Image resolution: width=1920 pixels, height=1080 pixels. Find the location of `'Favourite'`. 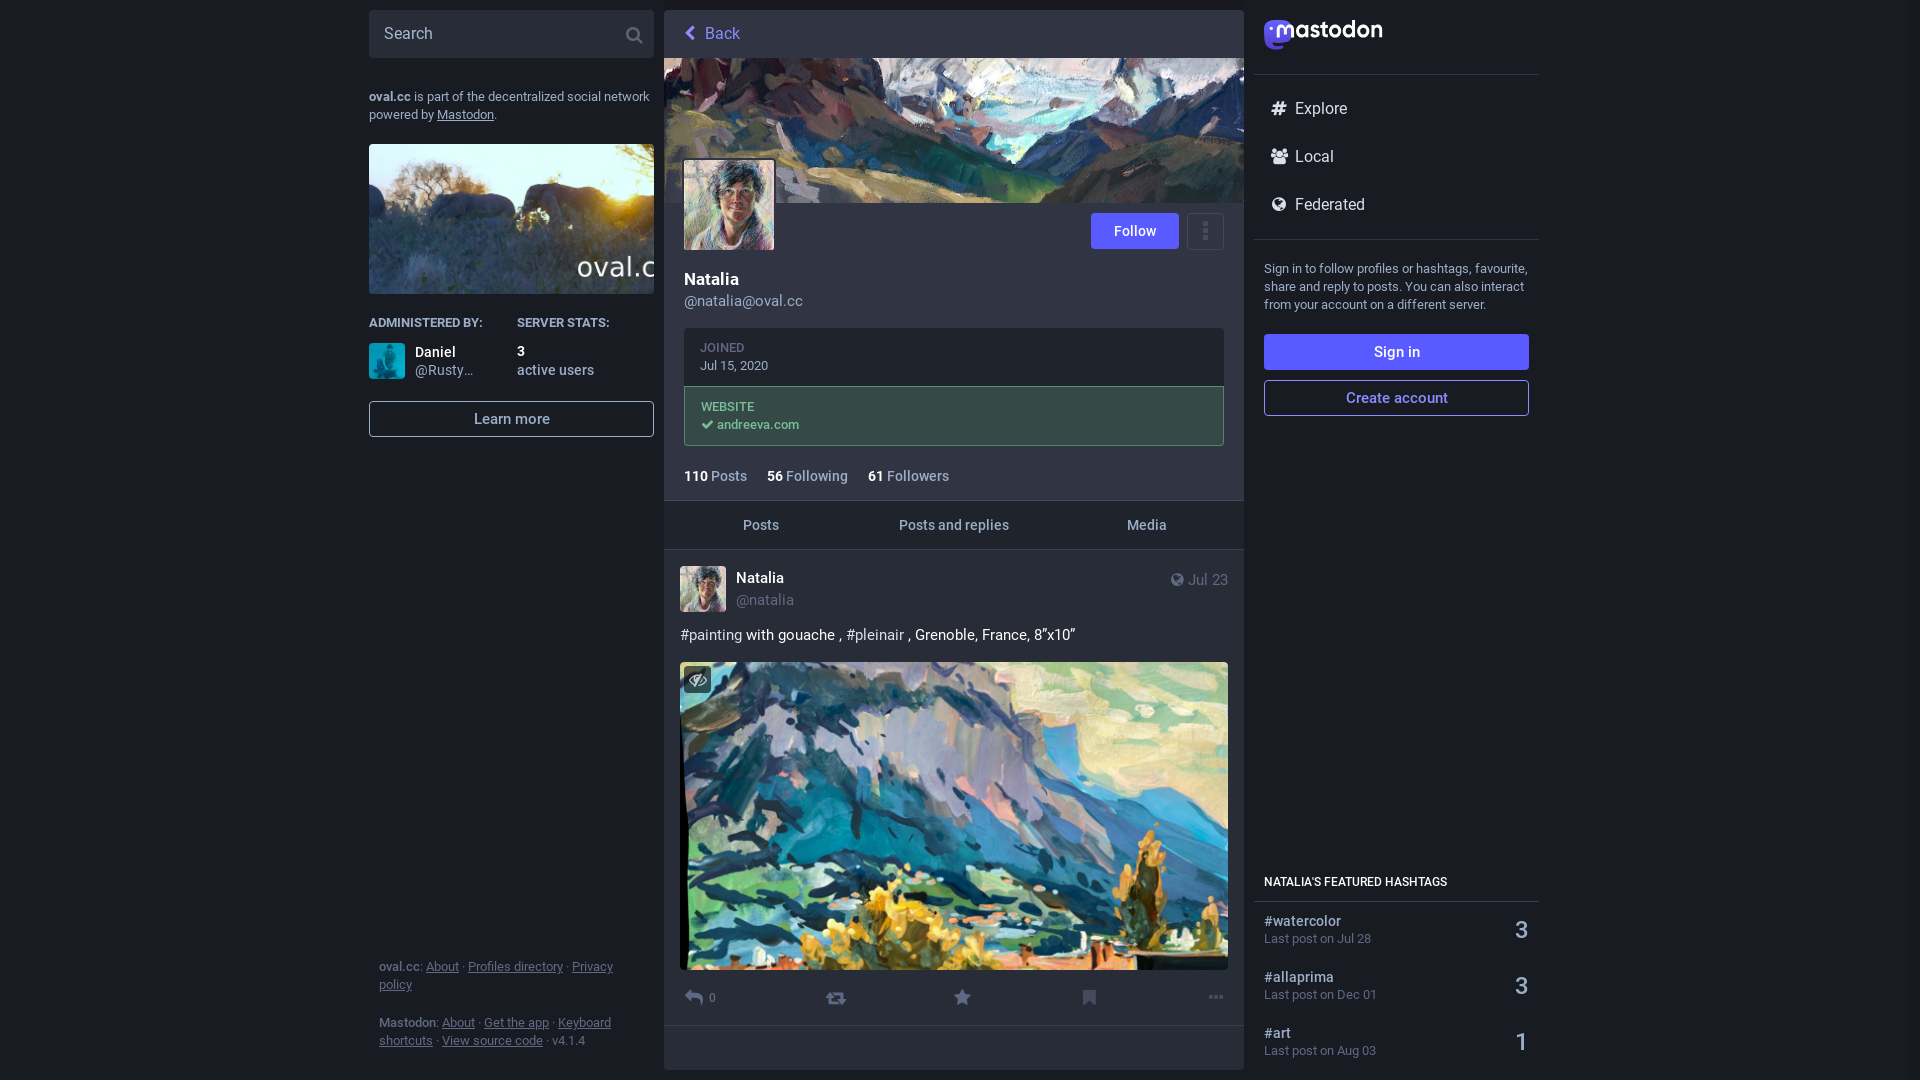

'Favourite' is located at coordinates (962, 997).